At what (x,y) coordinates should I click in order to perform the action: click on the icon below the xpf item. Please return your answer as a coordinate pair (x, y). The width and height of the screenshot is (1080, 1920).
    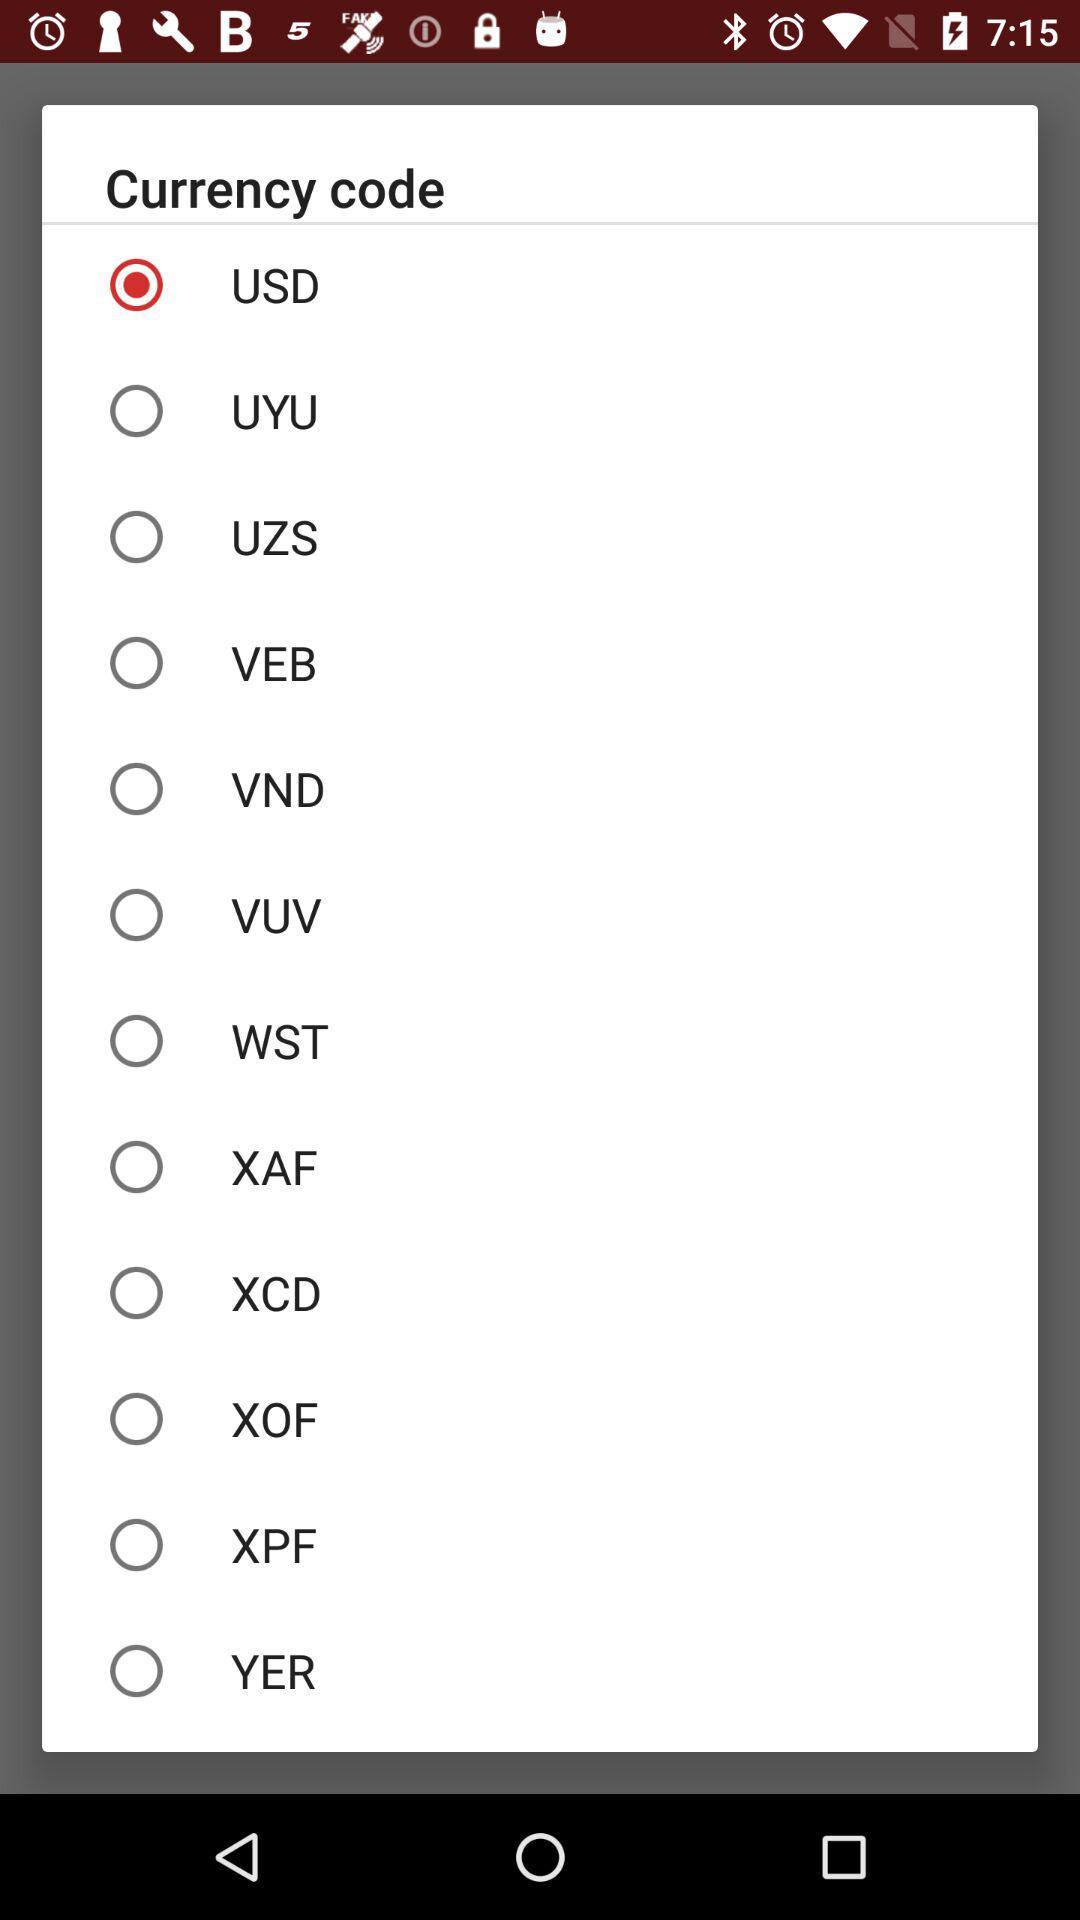
    Looking at the image, I should click on (540, 1670).